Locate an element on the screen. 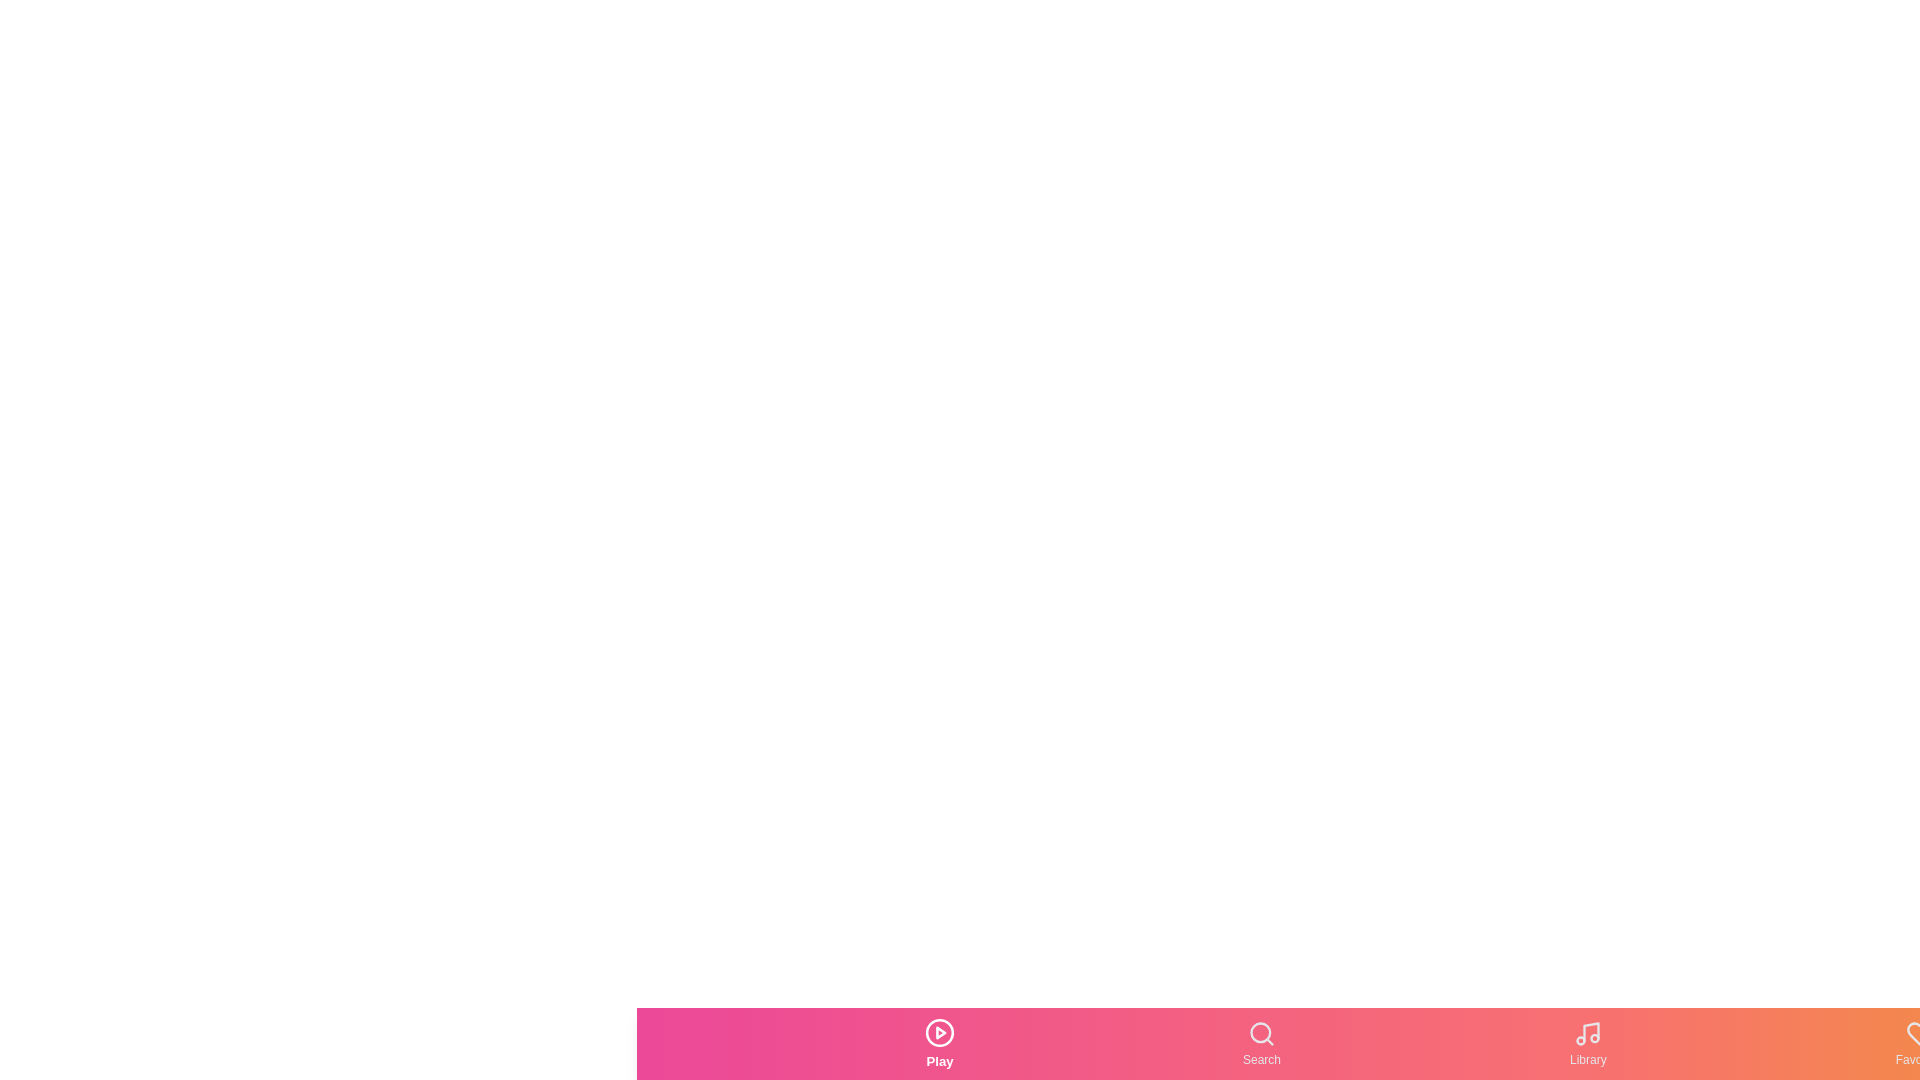  the Play tab to navigate to the corresponding section is located at coordinates (939, 1043).